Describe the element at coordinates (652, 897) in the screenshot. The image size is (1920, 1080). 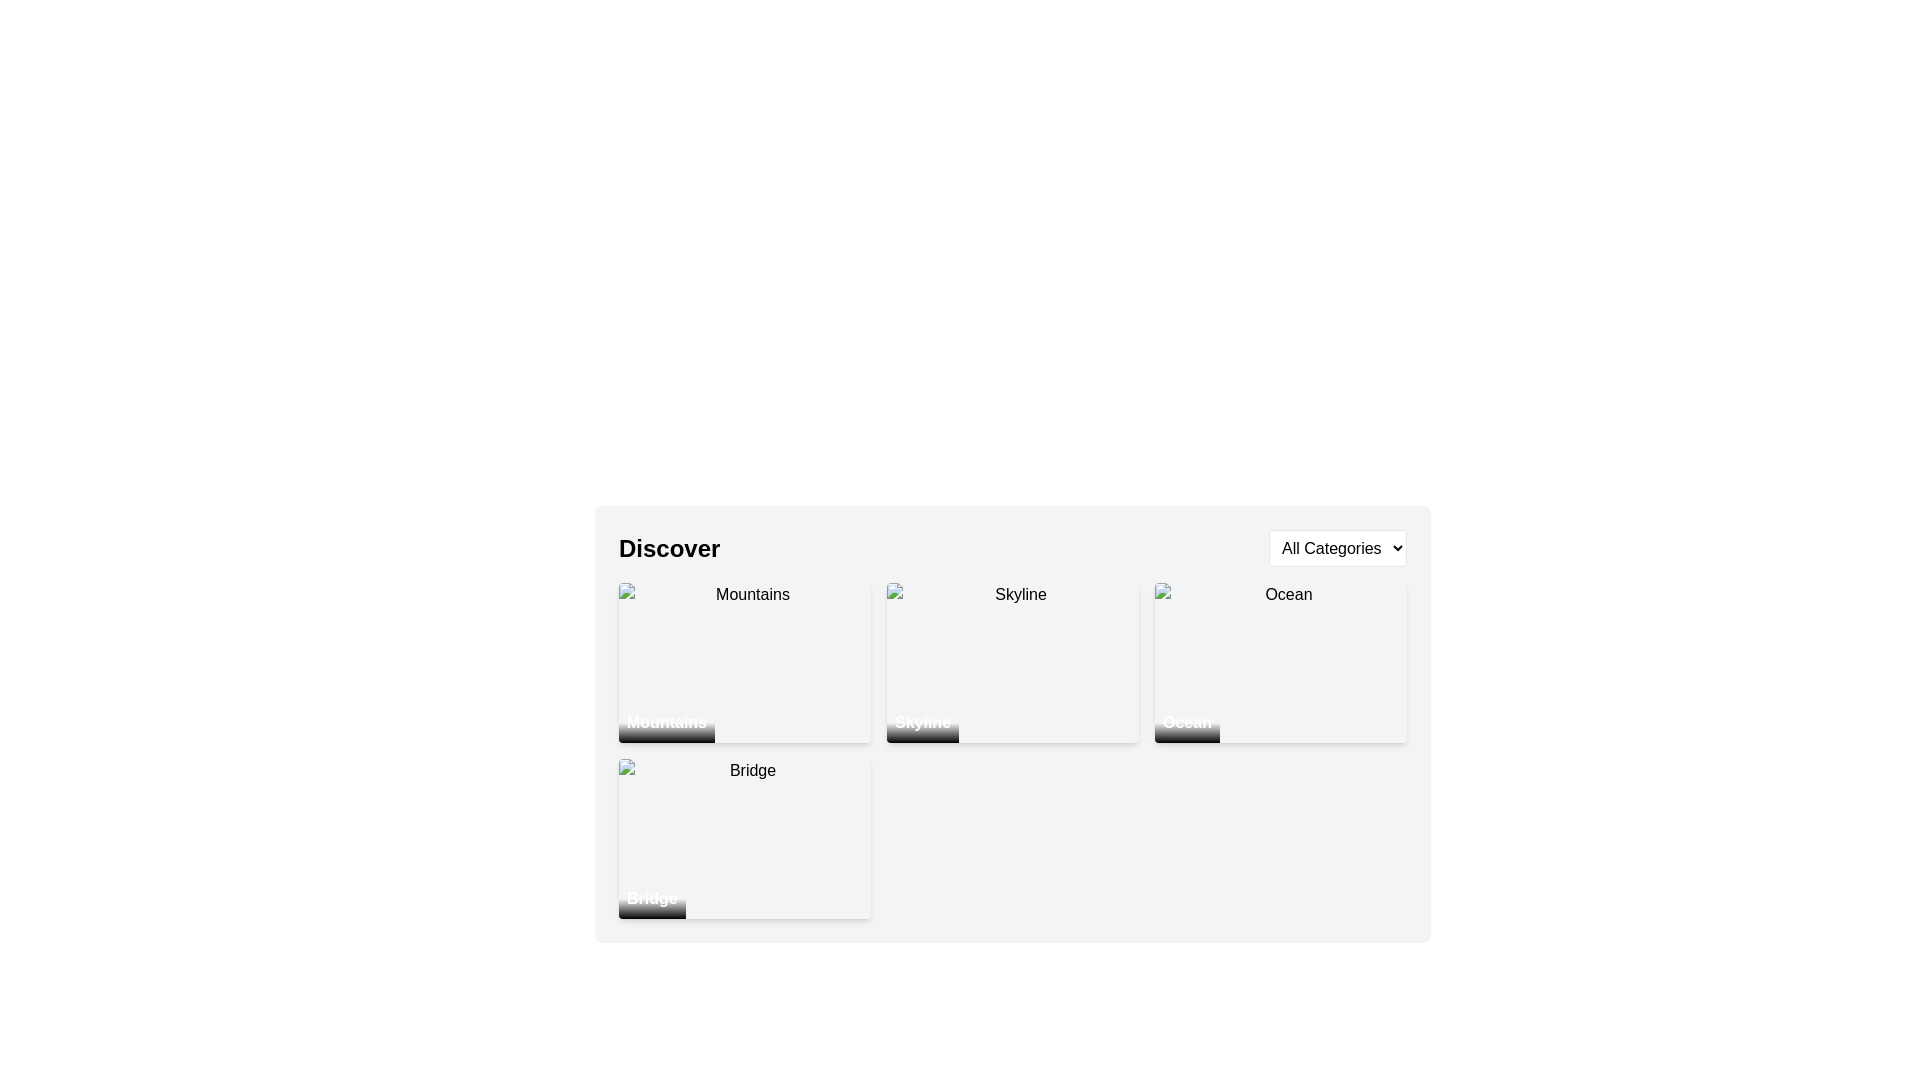
I see `the text label displaying 'Bridge' located in the bottom overlay of the fourth card in the second row of the grid layout to possibly trigger a tooltip or highlight effect` at that location.